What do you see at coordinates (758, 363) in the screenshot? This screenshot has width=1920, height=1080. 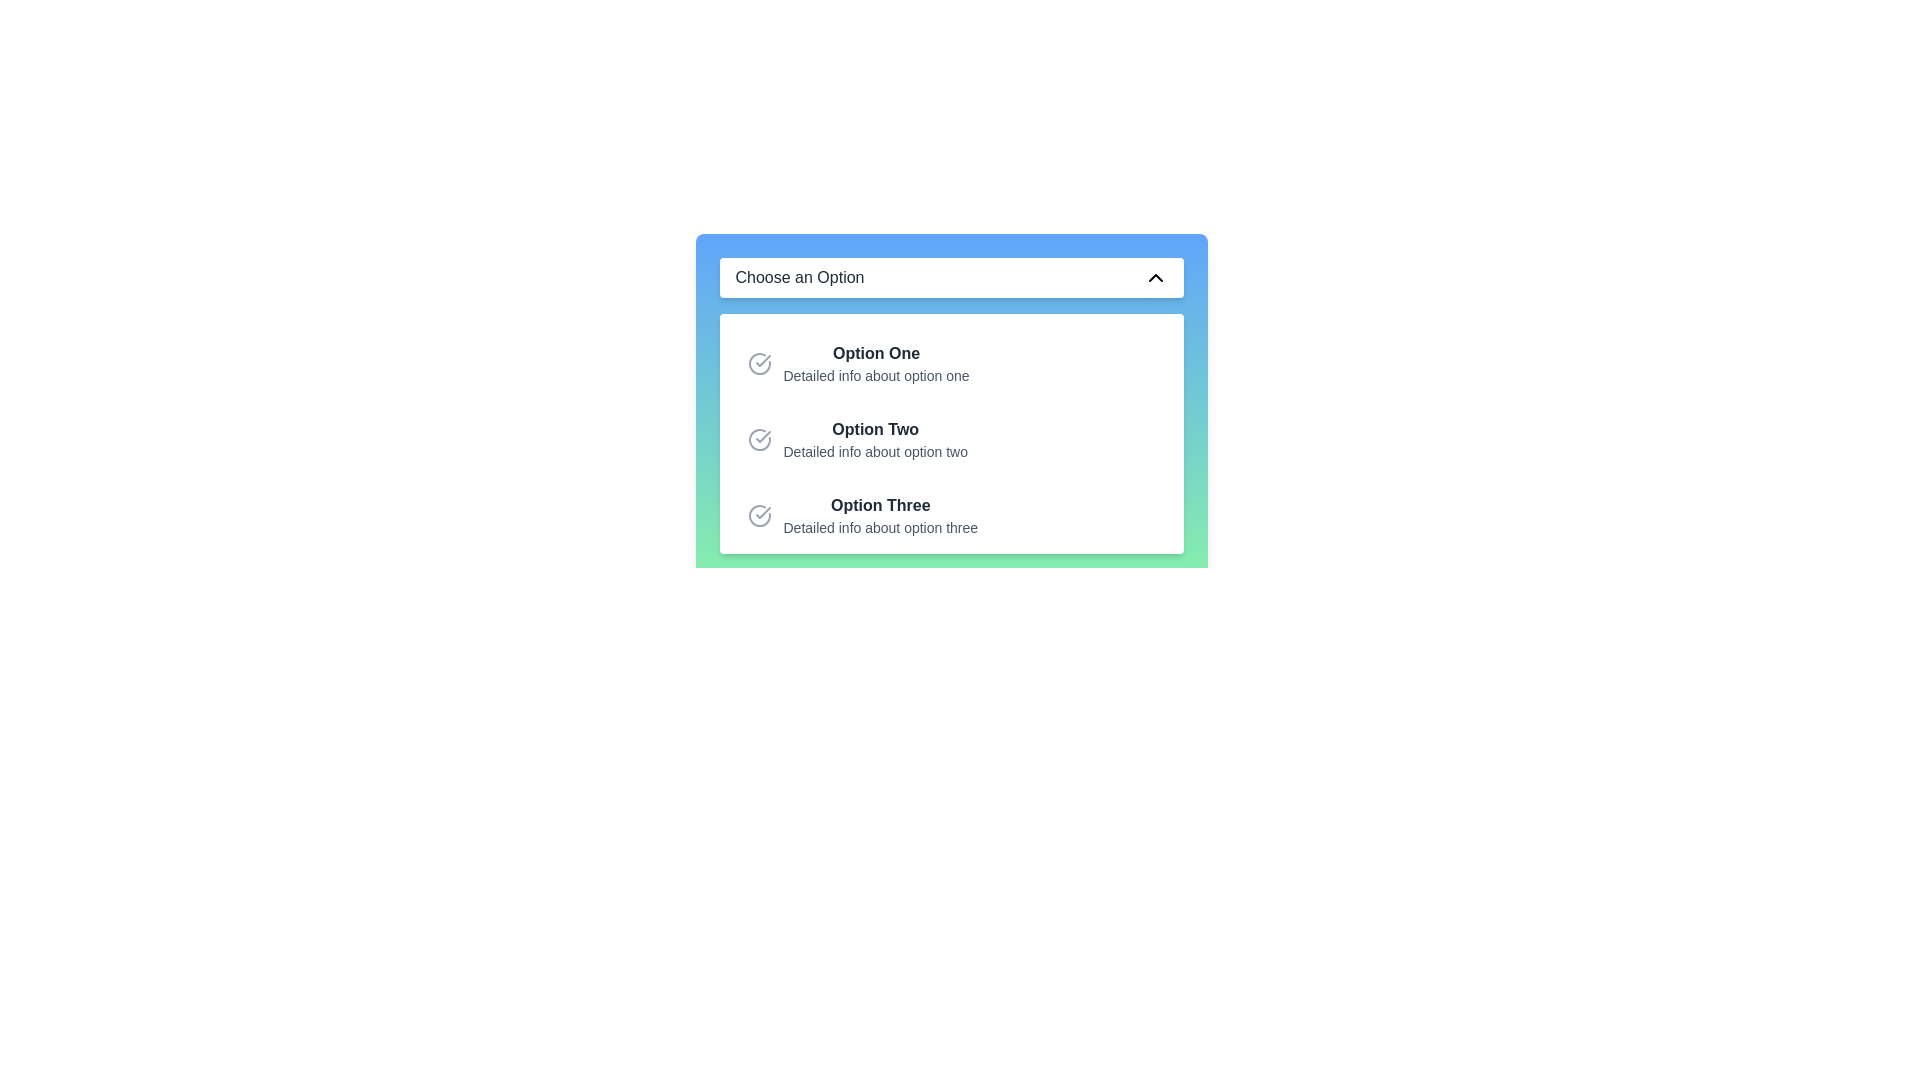 I see `the appearance of the circular checkmark icon representing the selection state of 'Option One' in the vertical list of selectable options` at bounding box center [758, 363].